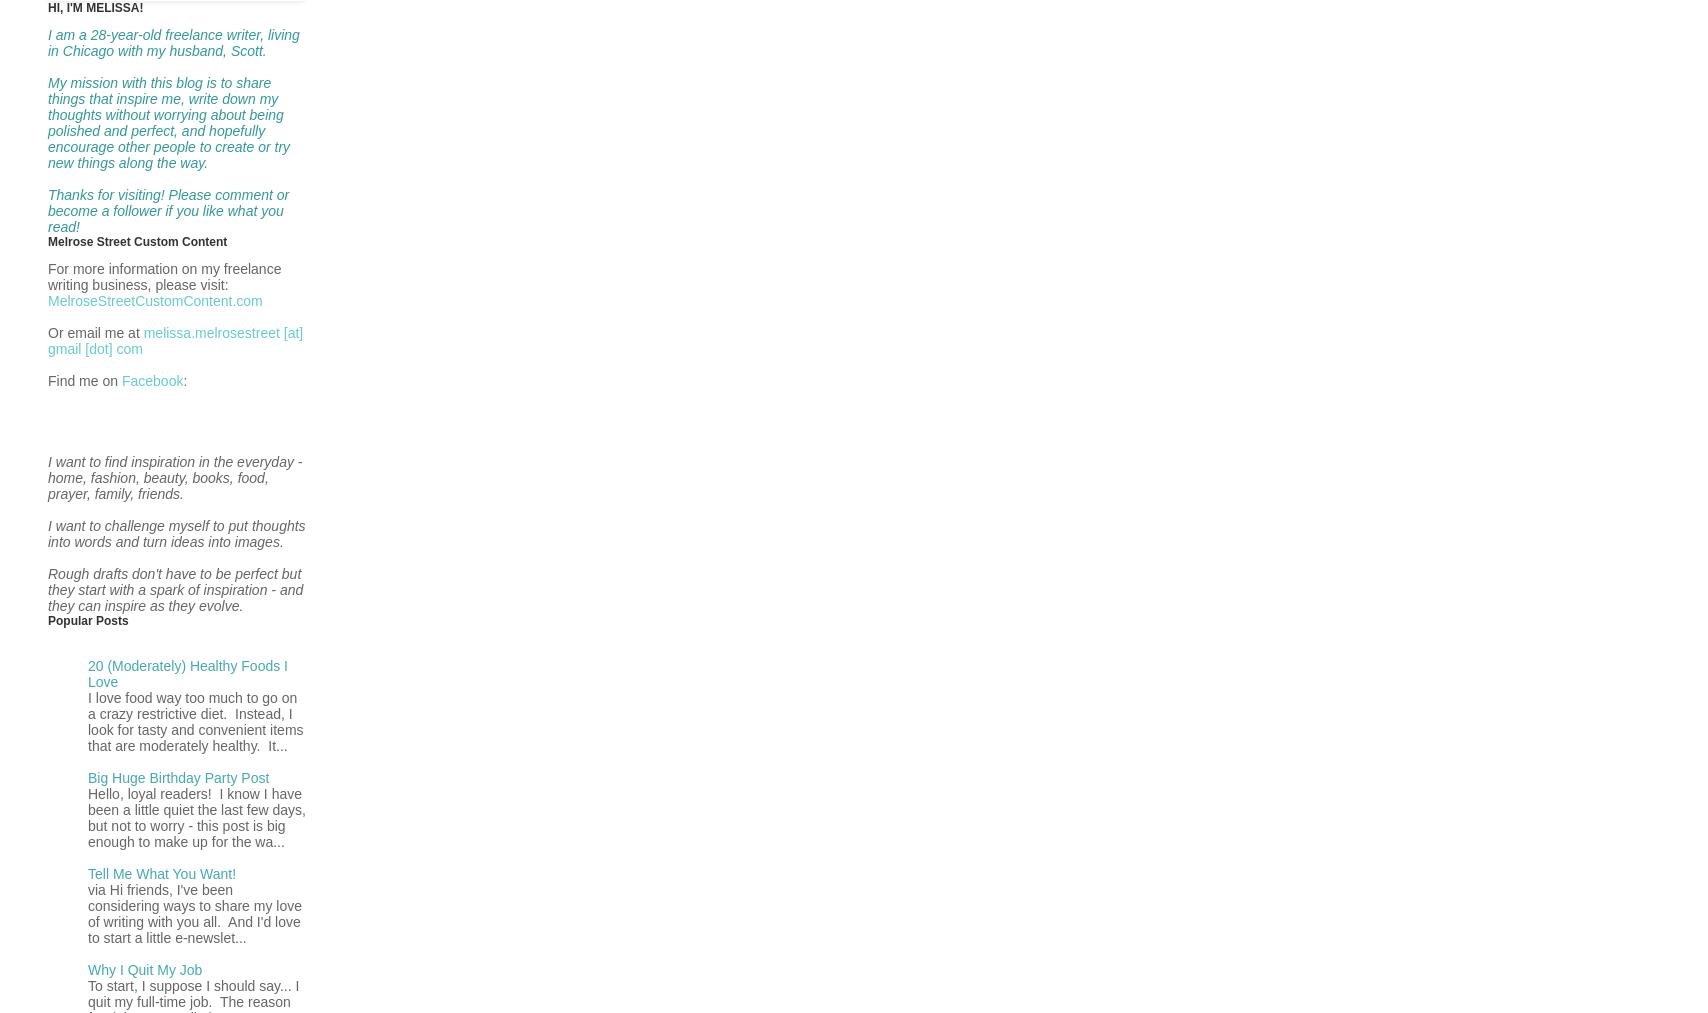 The width and height of the screenshot is (1708, 1013). Describe the element at coordinates (176, 533) in the screenshot. I see `'I want to challenge myself to put thoughts into words and turn ideas into images.'` at that location.